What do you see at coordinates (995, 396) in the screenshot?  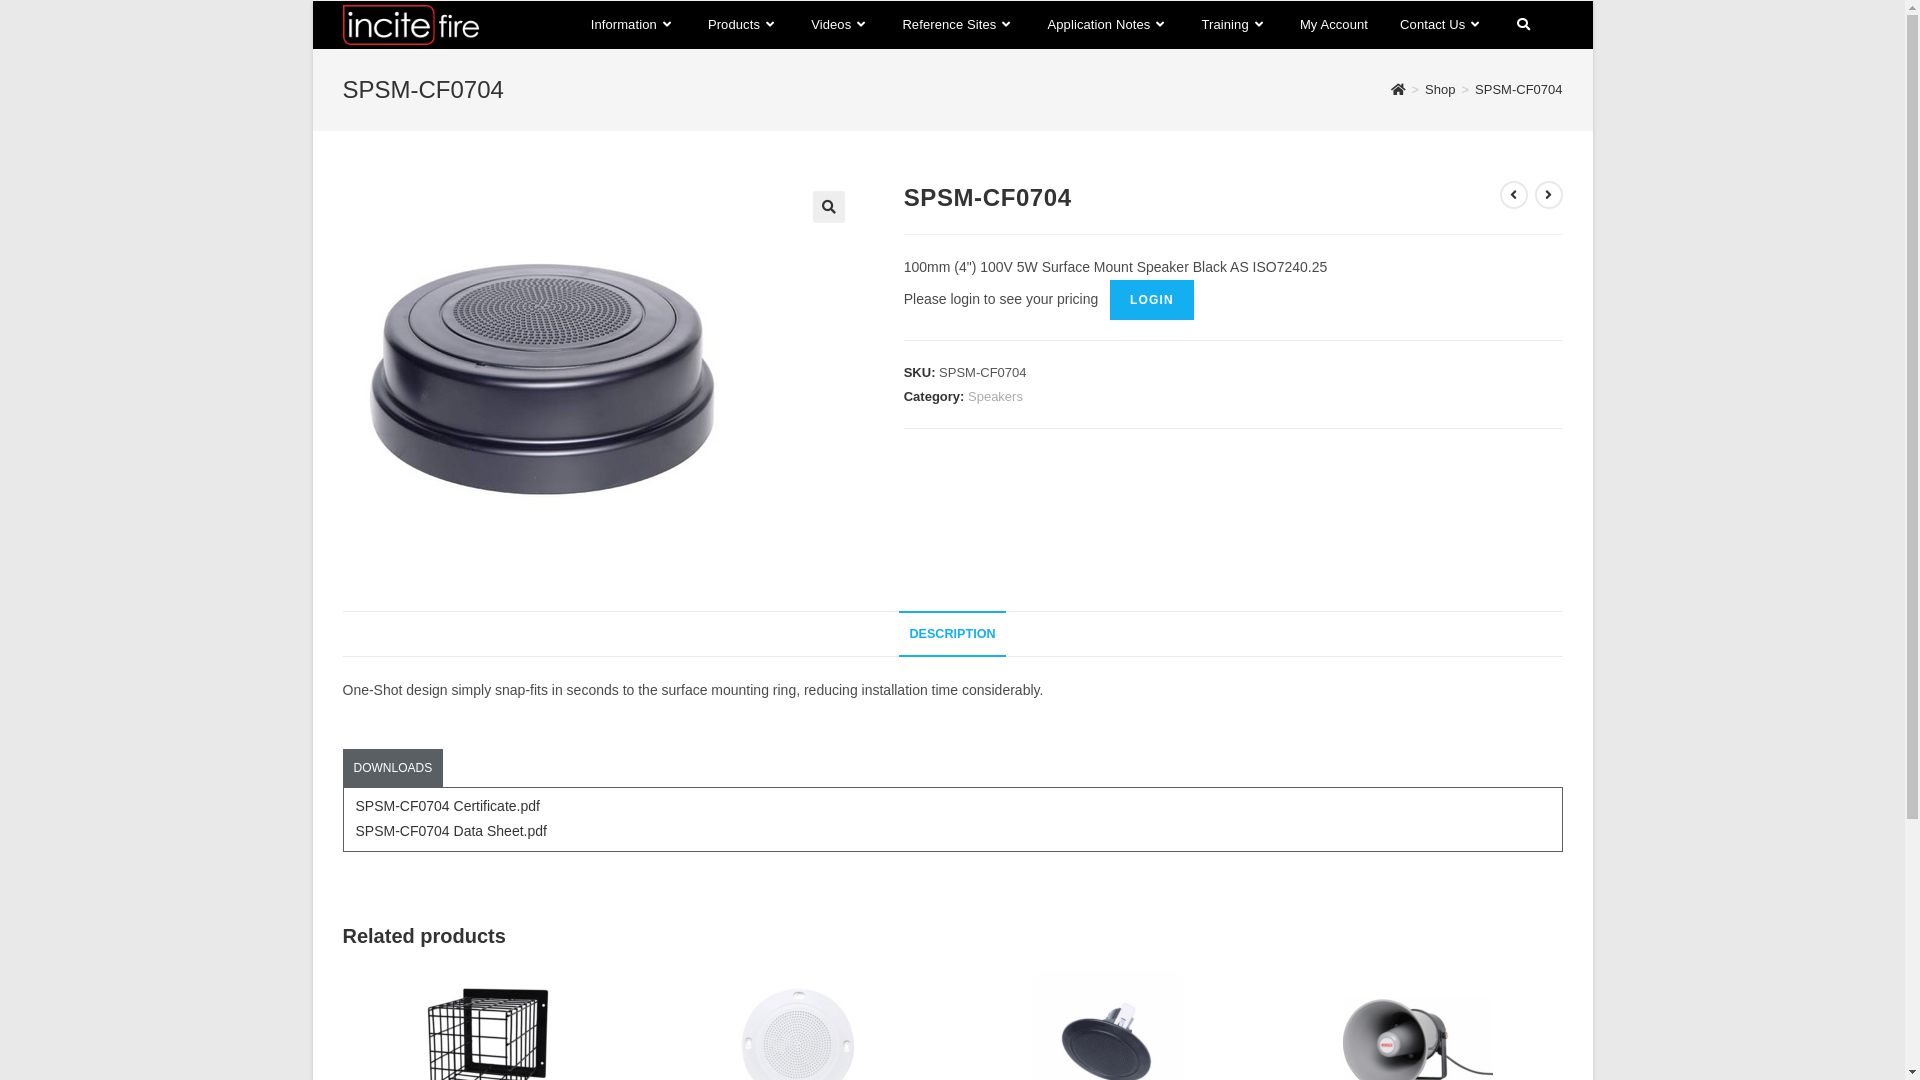 I see `'Speakers'` at bounding box center [995, 396].